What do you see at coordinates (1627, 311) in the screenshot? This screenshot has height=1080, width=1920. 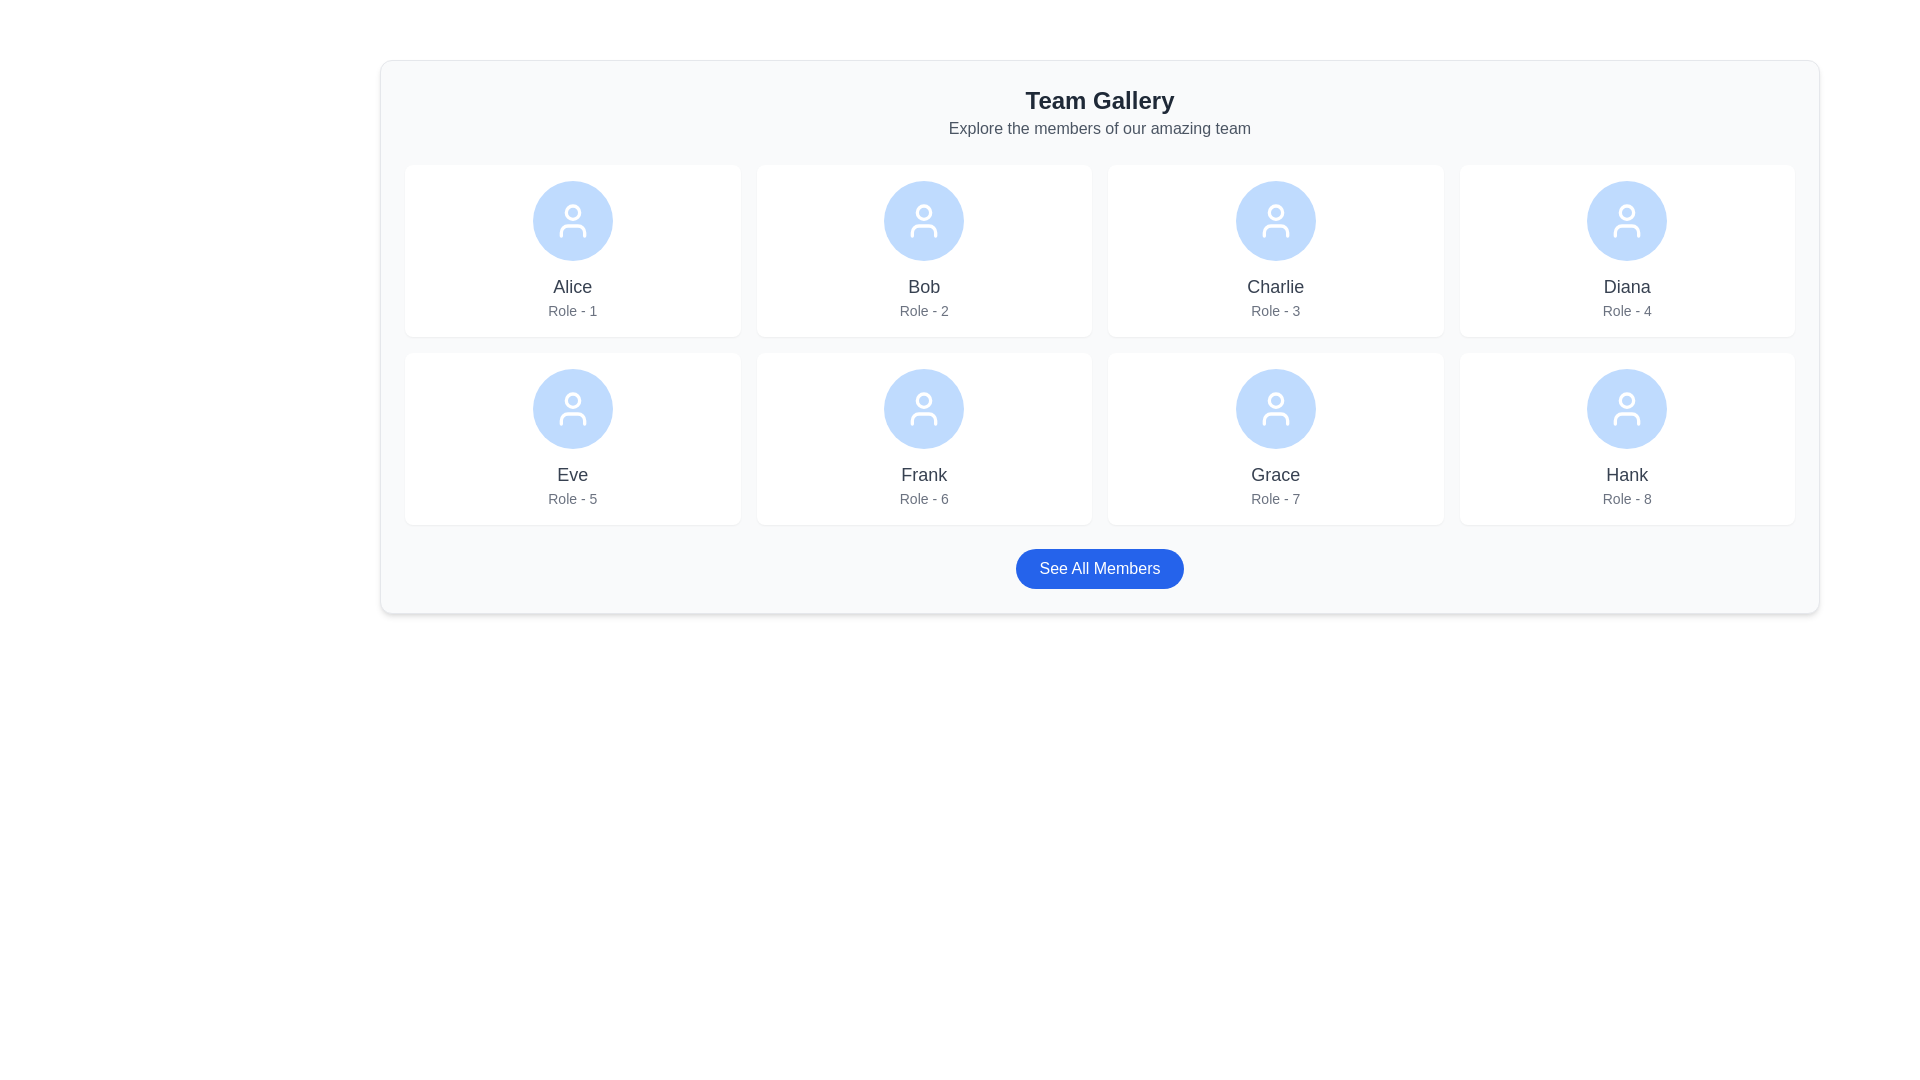 I see `text content of the label displaying 'Role - 4' which is positioned below the larger text 'Diana' in the card located in the second row, fourth column of the grid layout` at bounding box center [1627, 311].